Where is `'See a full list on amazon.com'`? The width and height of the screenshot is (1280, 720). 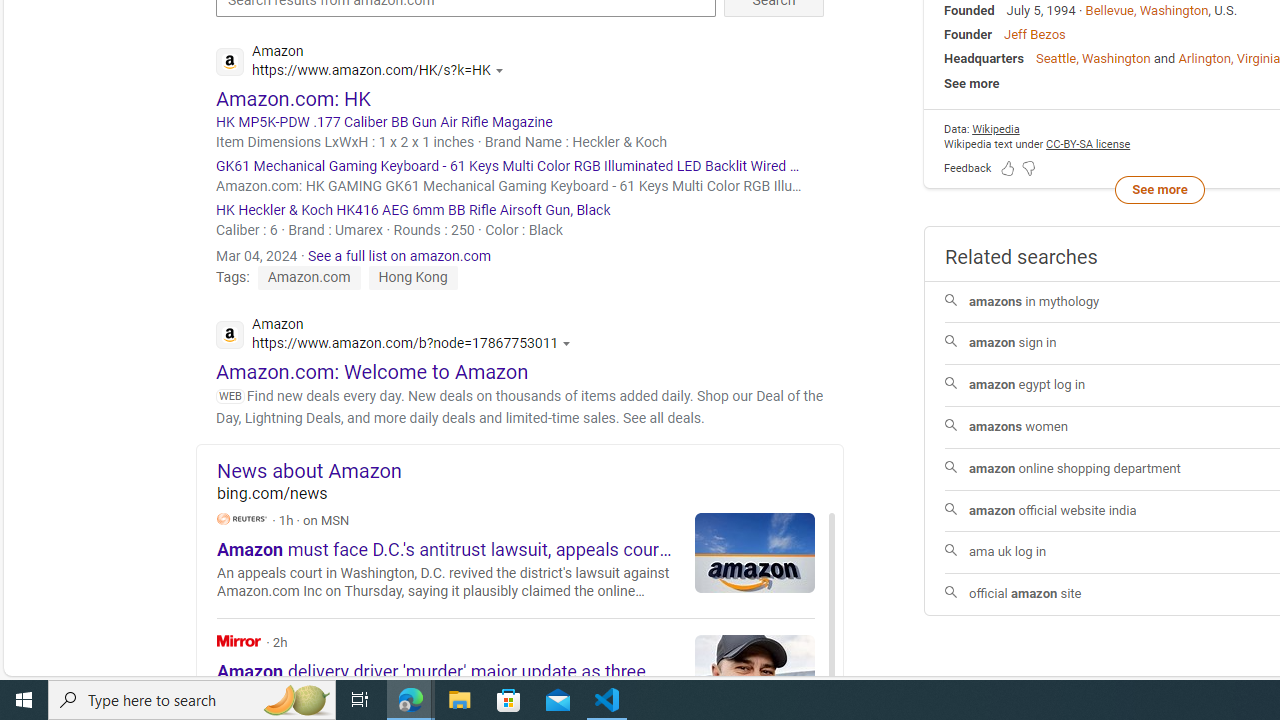
'See a full list on amazon.com' is located at coordinates (400, 254).